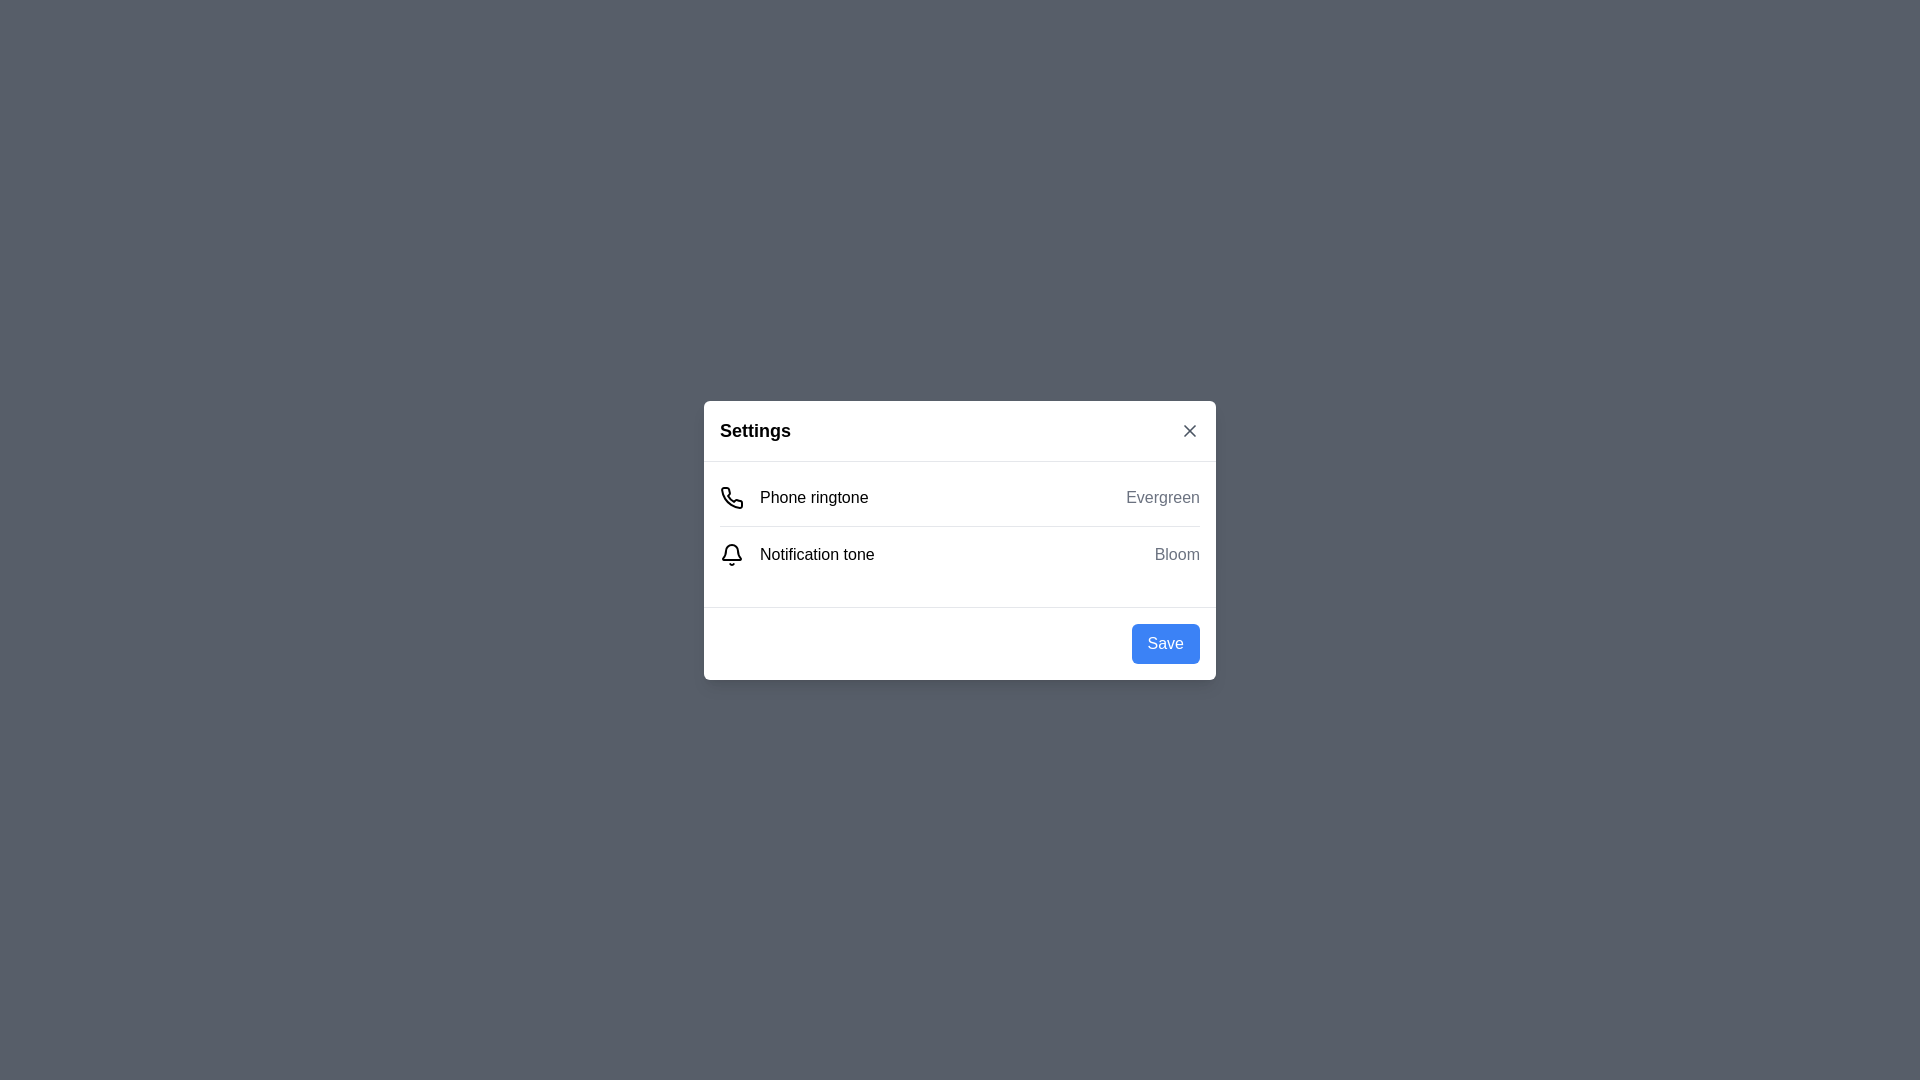 The width and height of the screenshot is (1920, 1080). Describe the element at coordinates (960, 430) in the screenshot. I see `the close button located at the top of the modal dialogue box, which serves` at that location.